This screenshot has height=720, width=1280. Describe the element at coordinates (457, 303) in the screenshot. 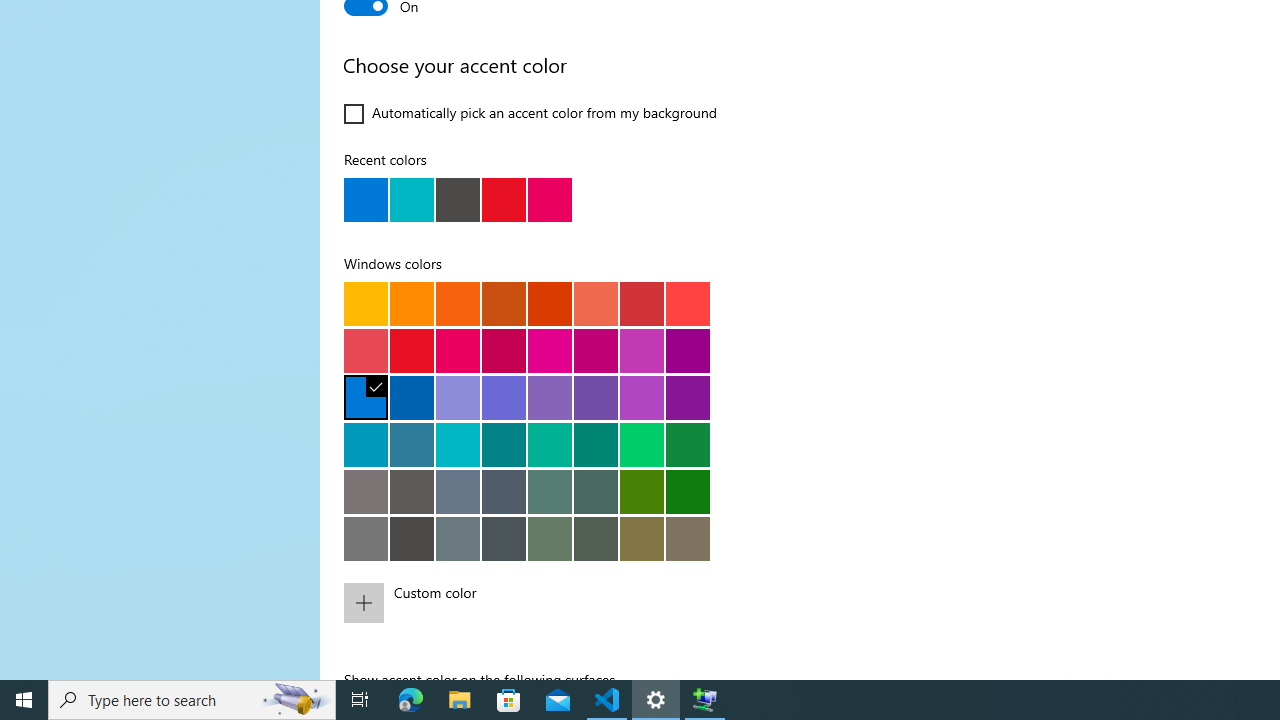

I see `'Orange bright'` at that location.